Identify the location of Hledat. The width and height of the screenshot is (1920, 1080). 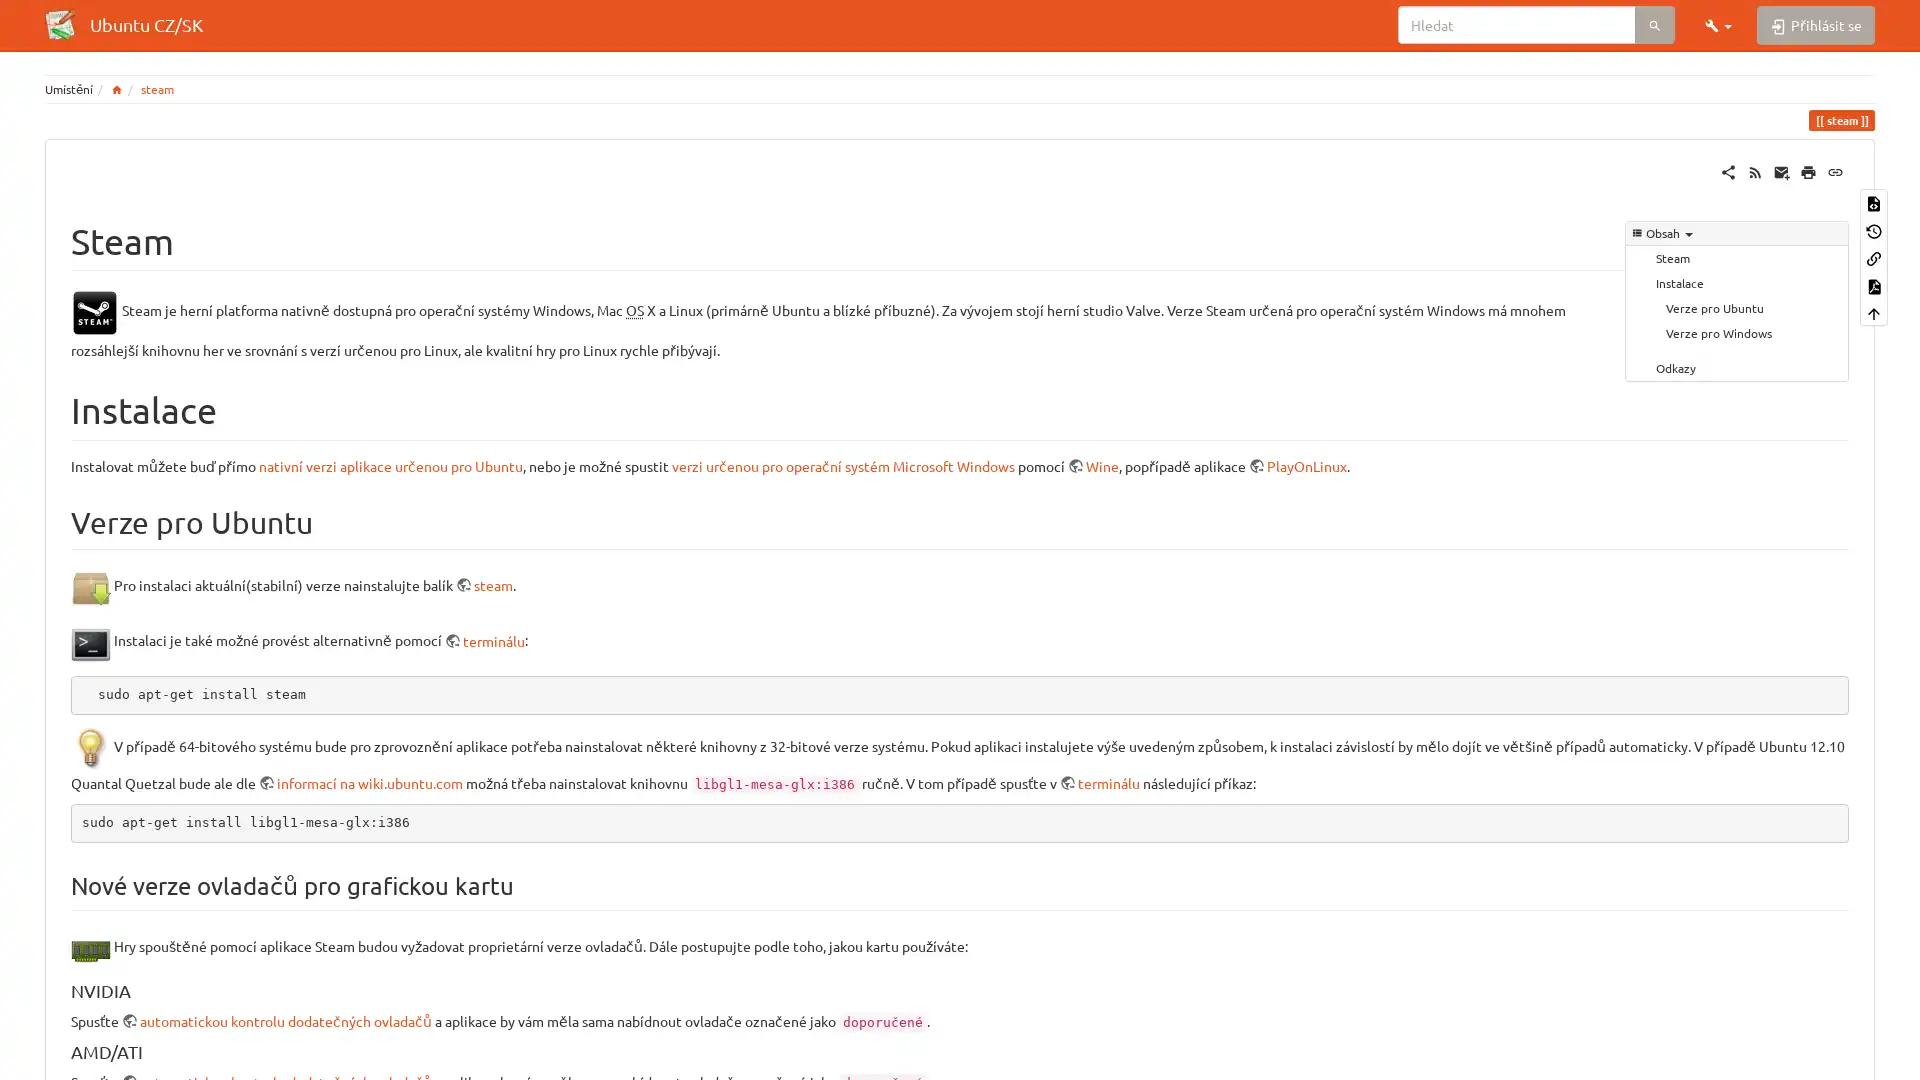
(1654, 24).